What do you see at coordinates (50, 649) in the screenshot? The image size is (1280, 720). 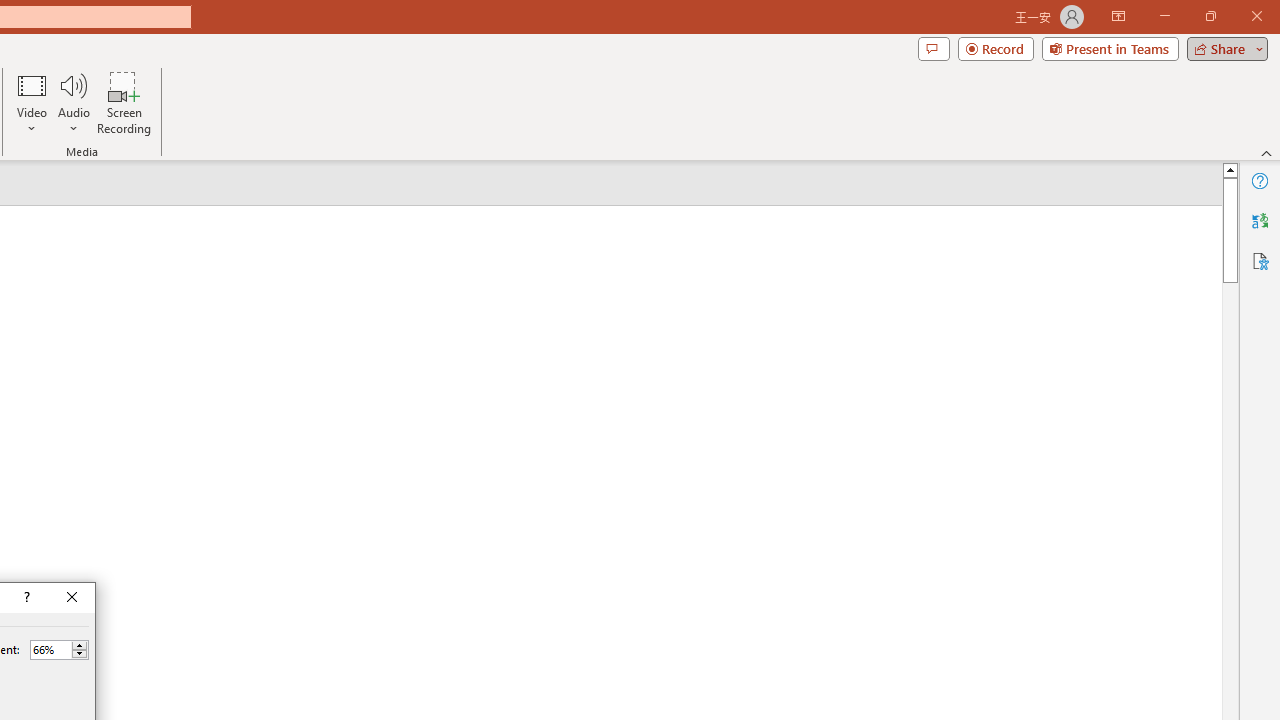 I see `'Percent'` at bounding box center [50, 649].